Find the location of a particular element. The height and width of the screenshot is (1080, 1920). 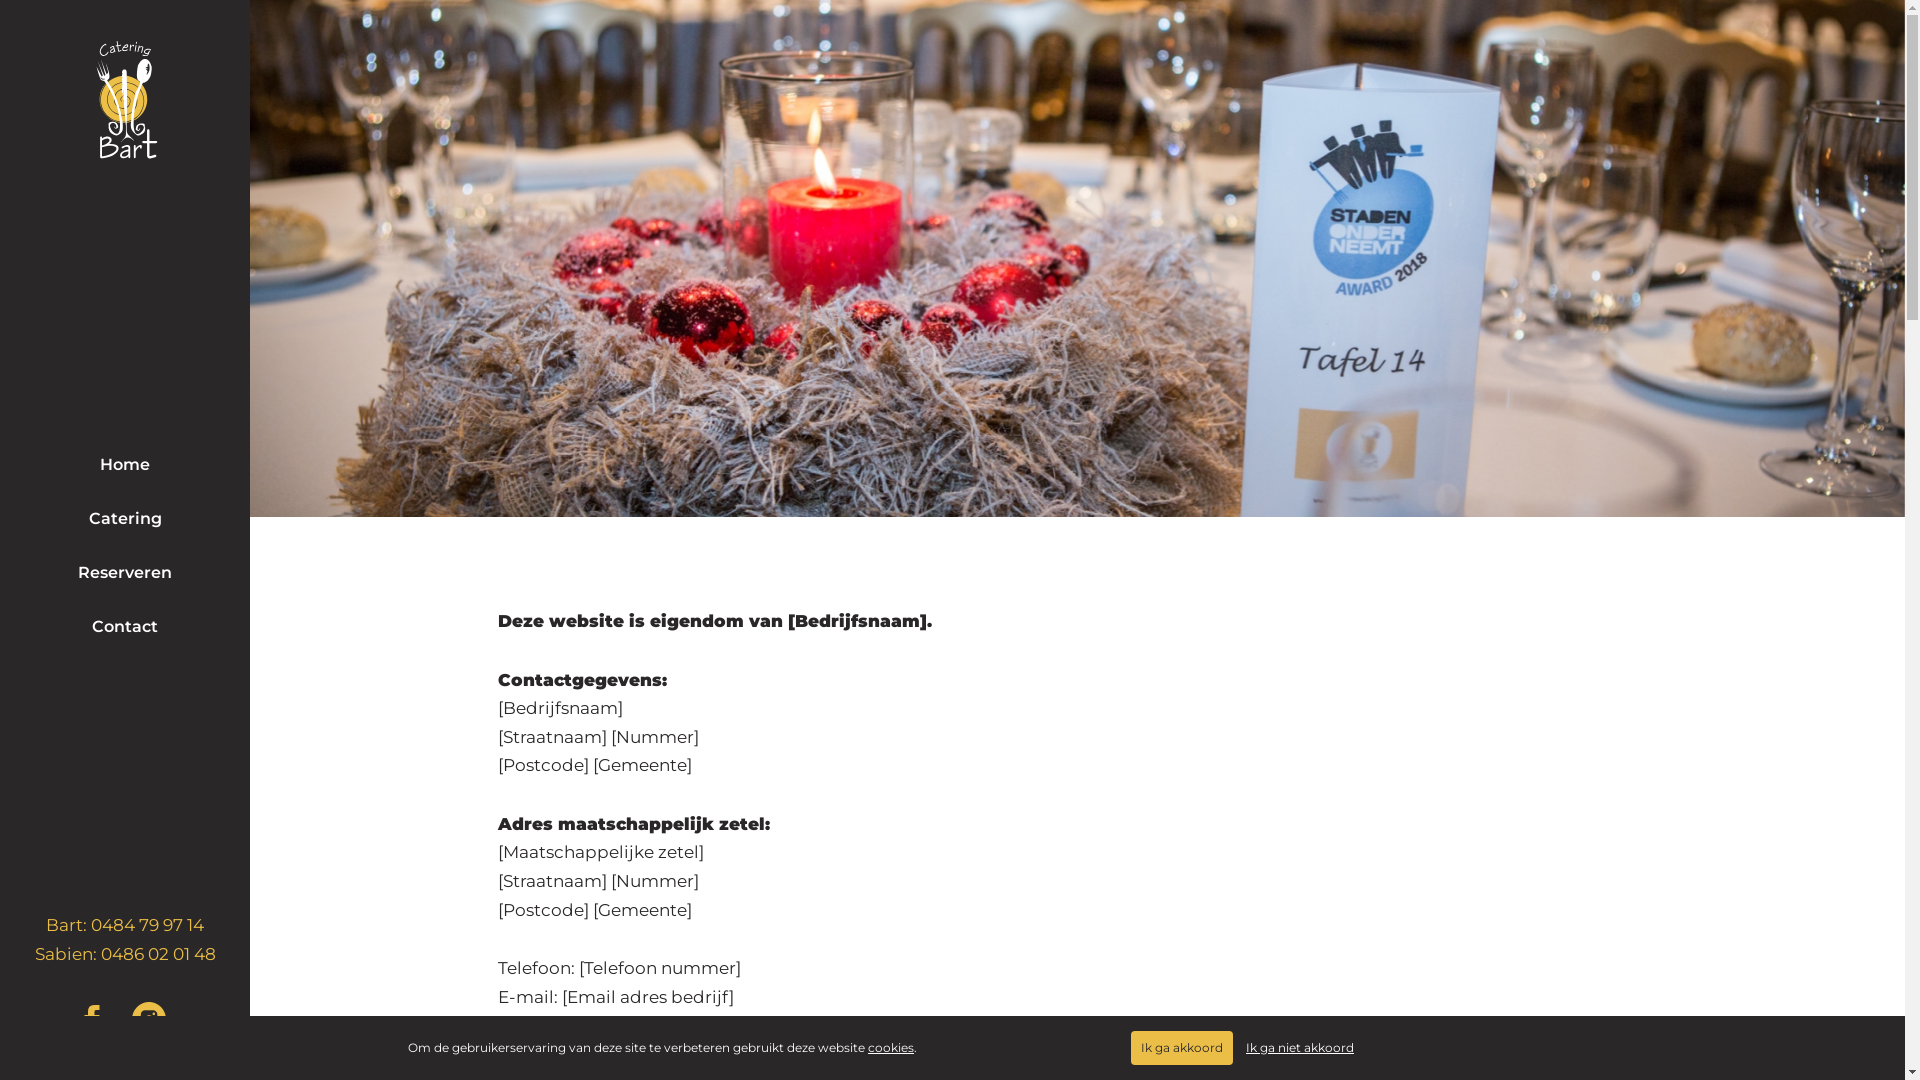

'Ik ga niet akkoord' is located at coordinates (1300, 1046).